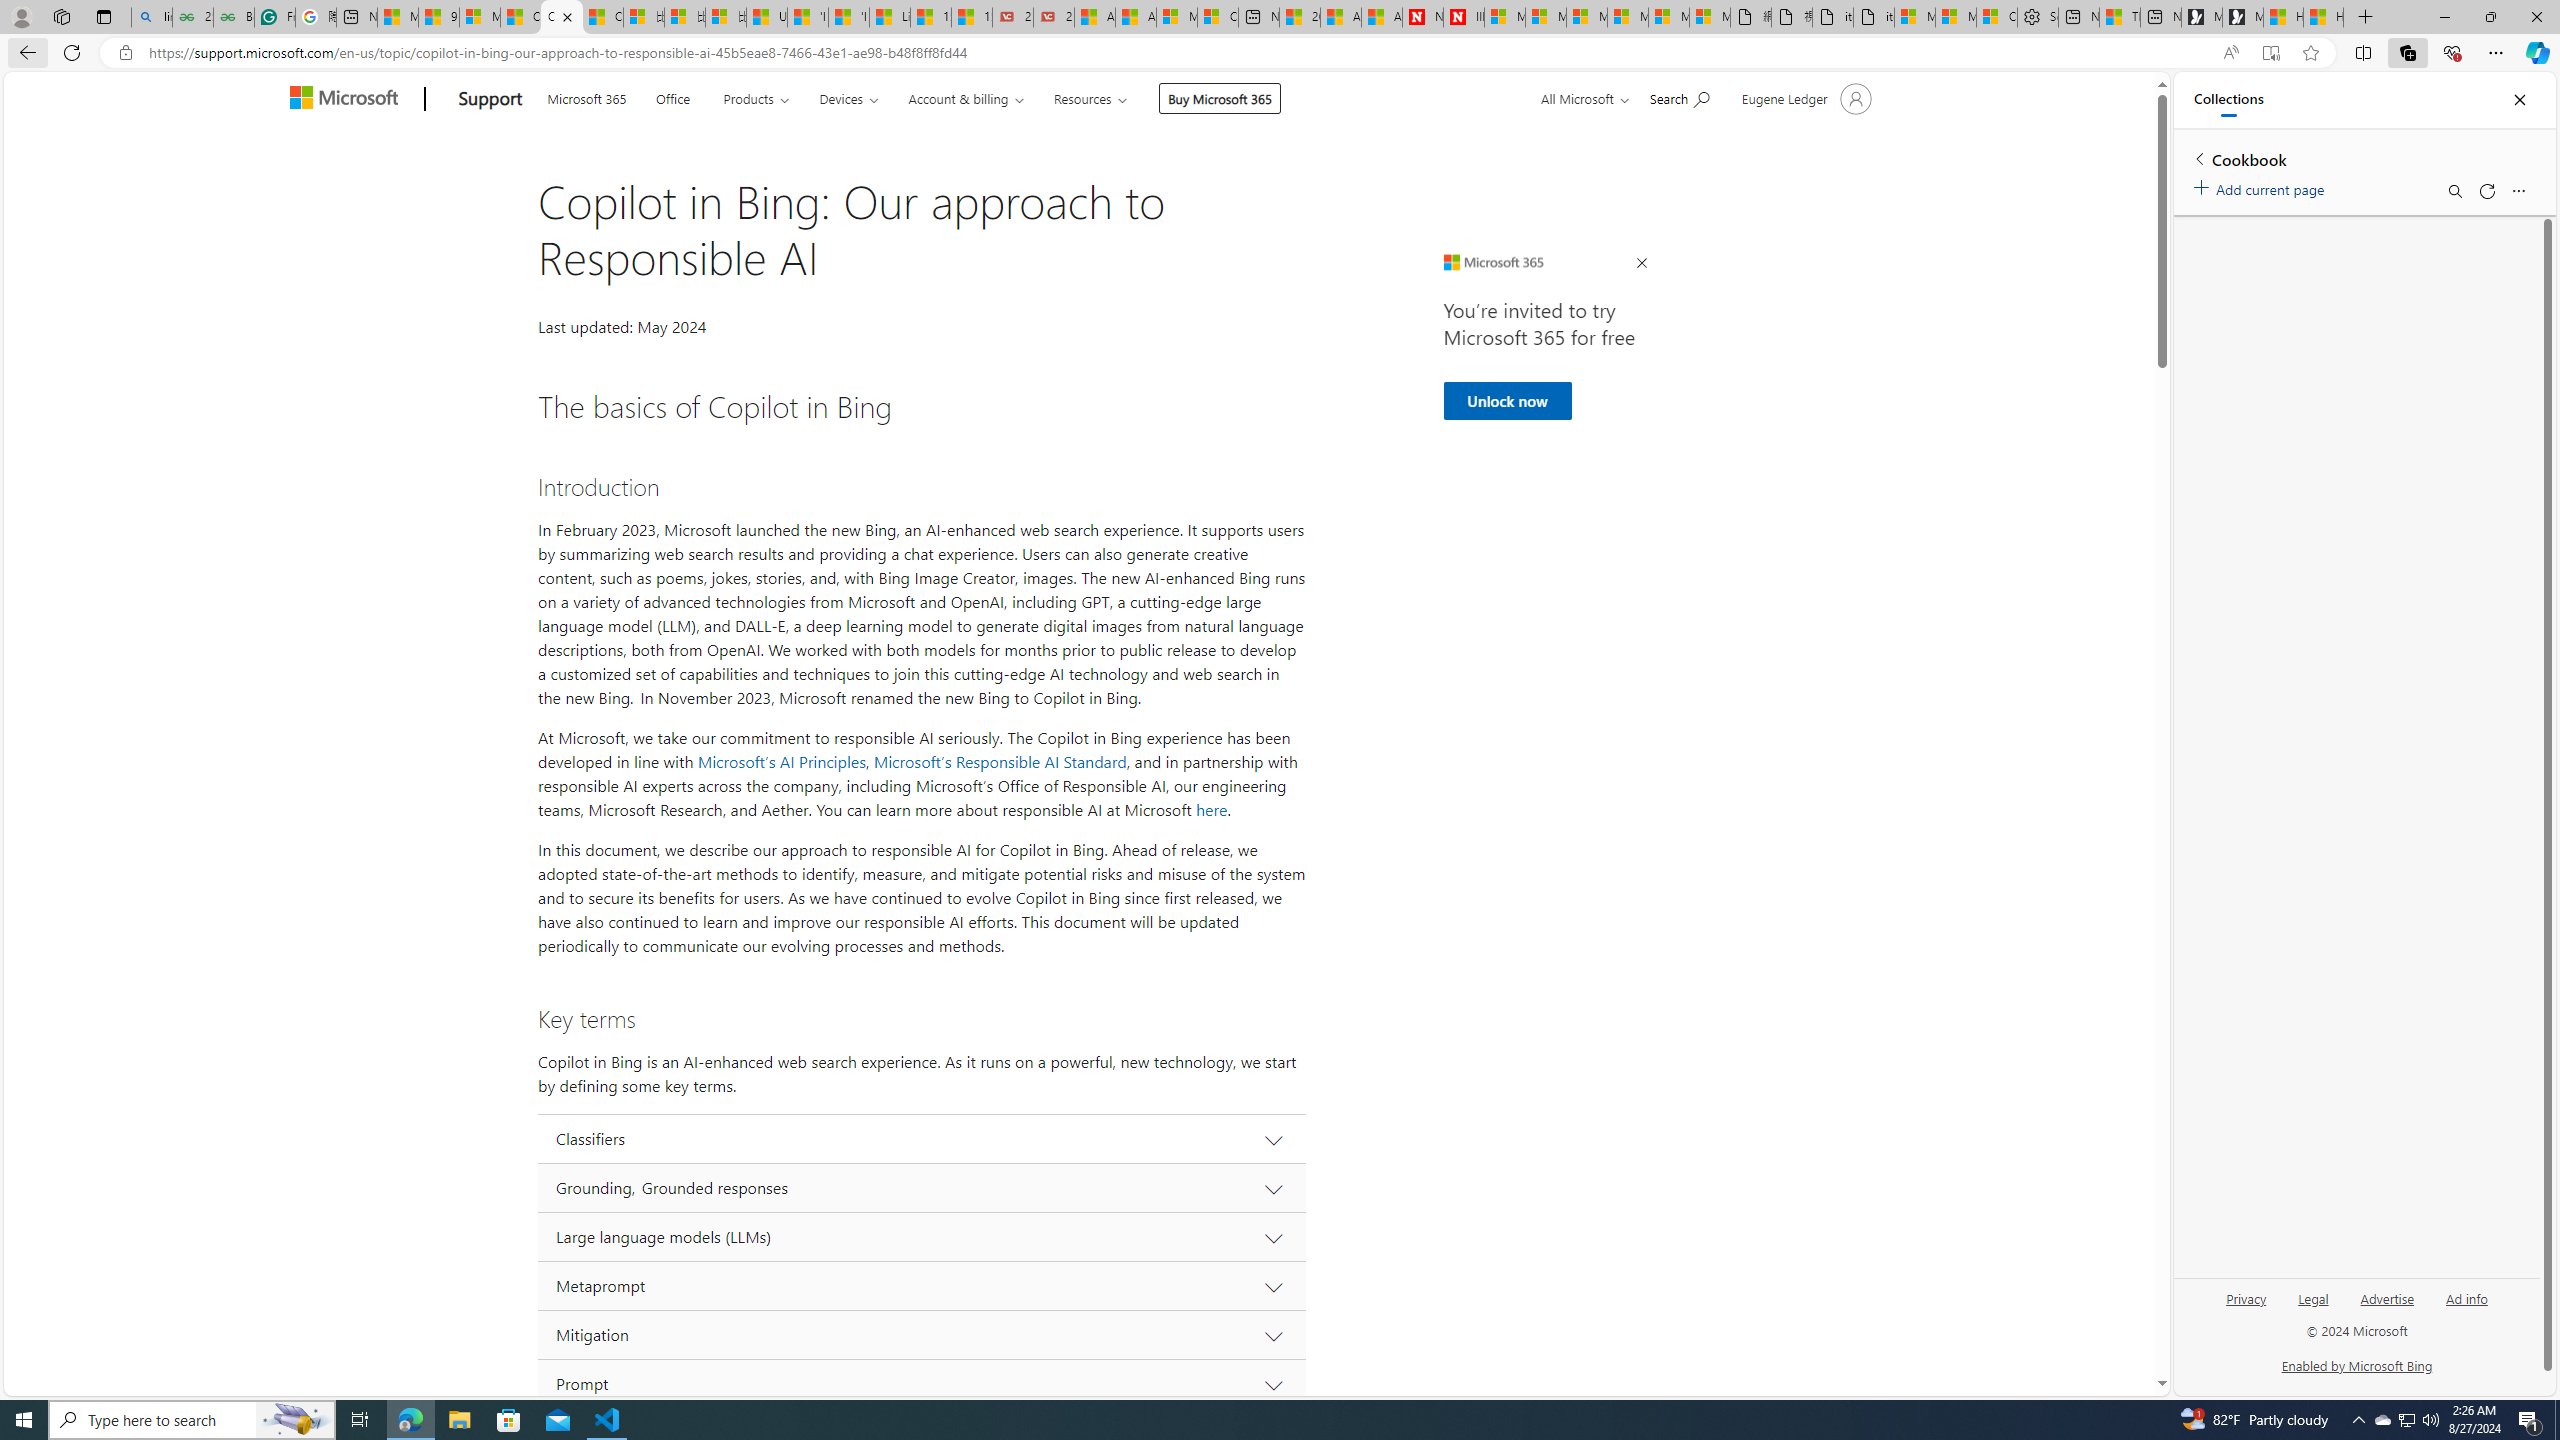 The height and width of the screenshot is (1440, 2560). I want to click on 'USA TODAY - MSN', so click(766, 16).